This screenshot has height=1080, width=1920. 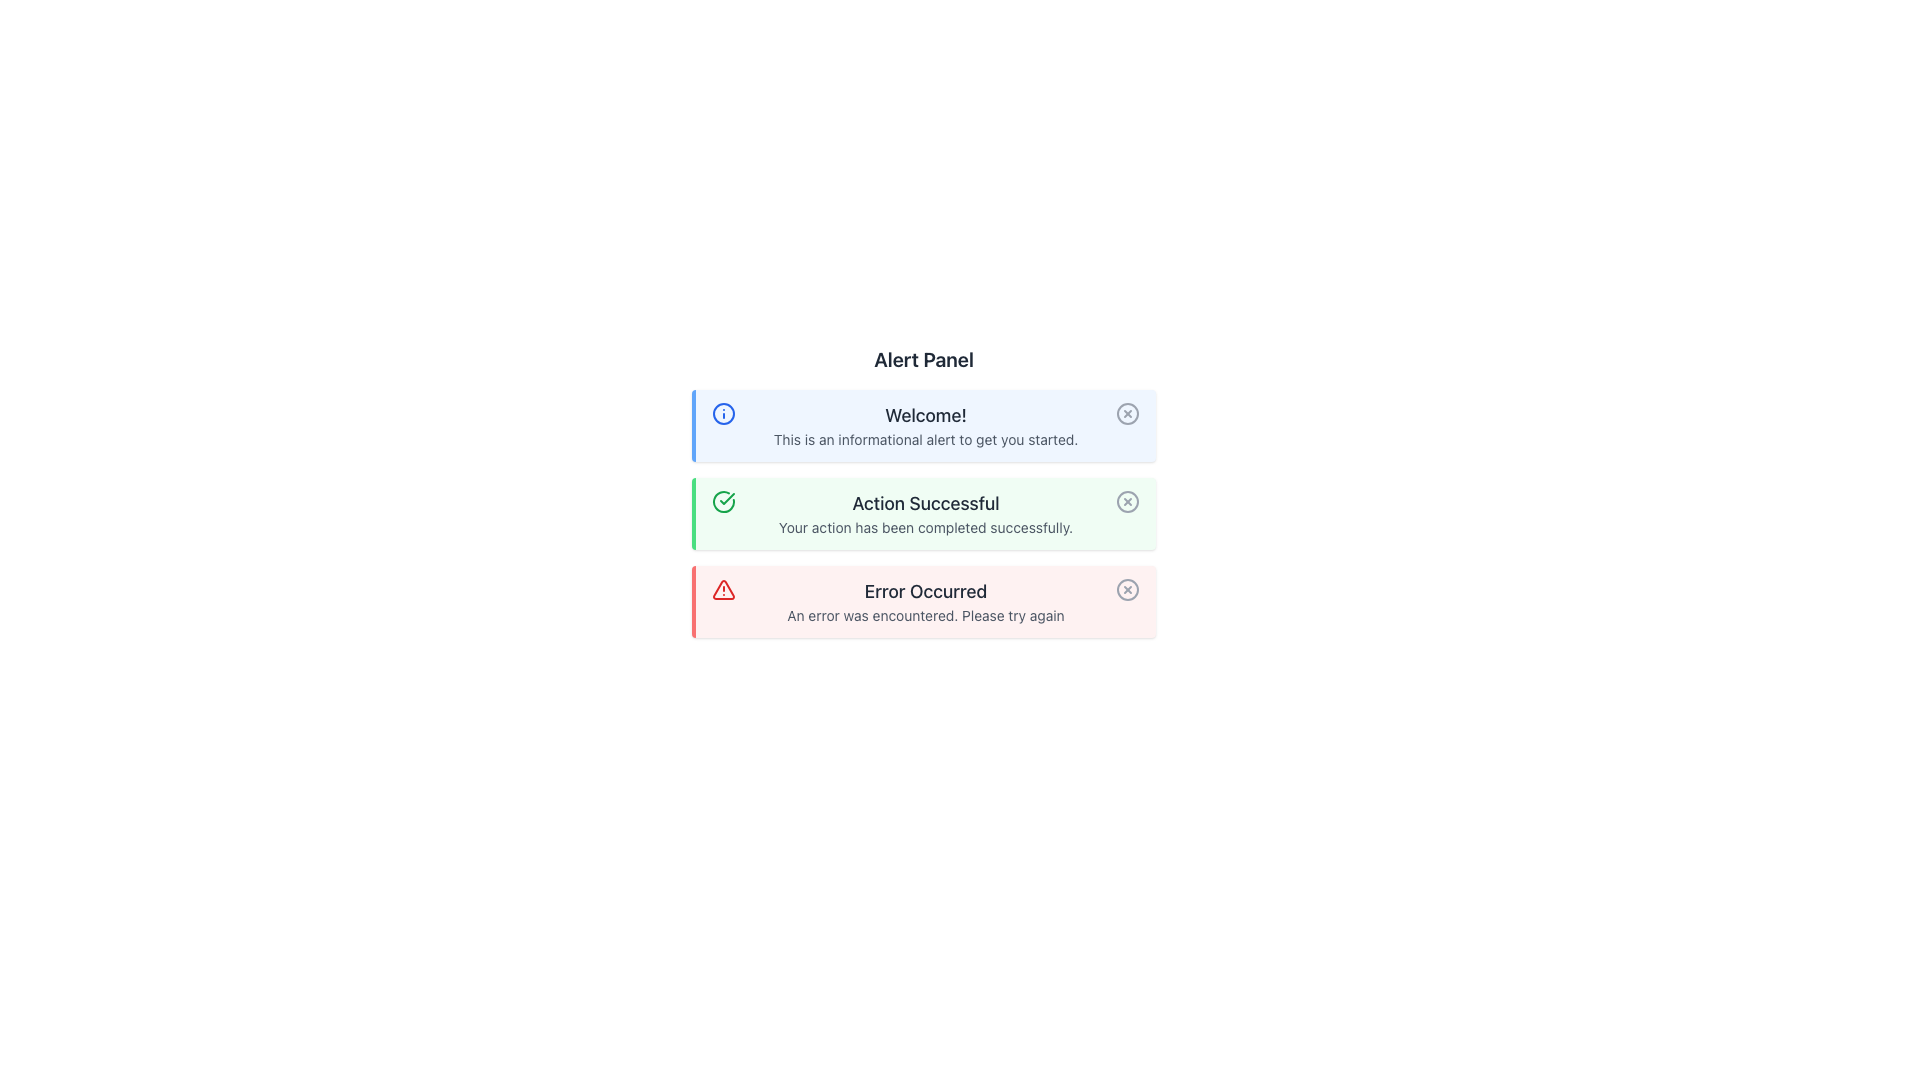 I want to click on text content of the alert box displaying 'Action Successful' and 'Your action has been completed successfully.', so click(x=925, y=512).